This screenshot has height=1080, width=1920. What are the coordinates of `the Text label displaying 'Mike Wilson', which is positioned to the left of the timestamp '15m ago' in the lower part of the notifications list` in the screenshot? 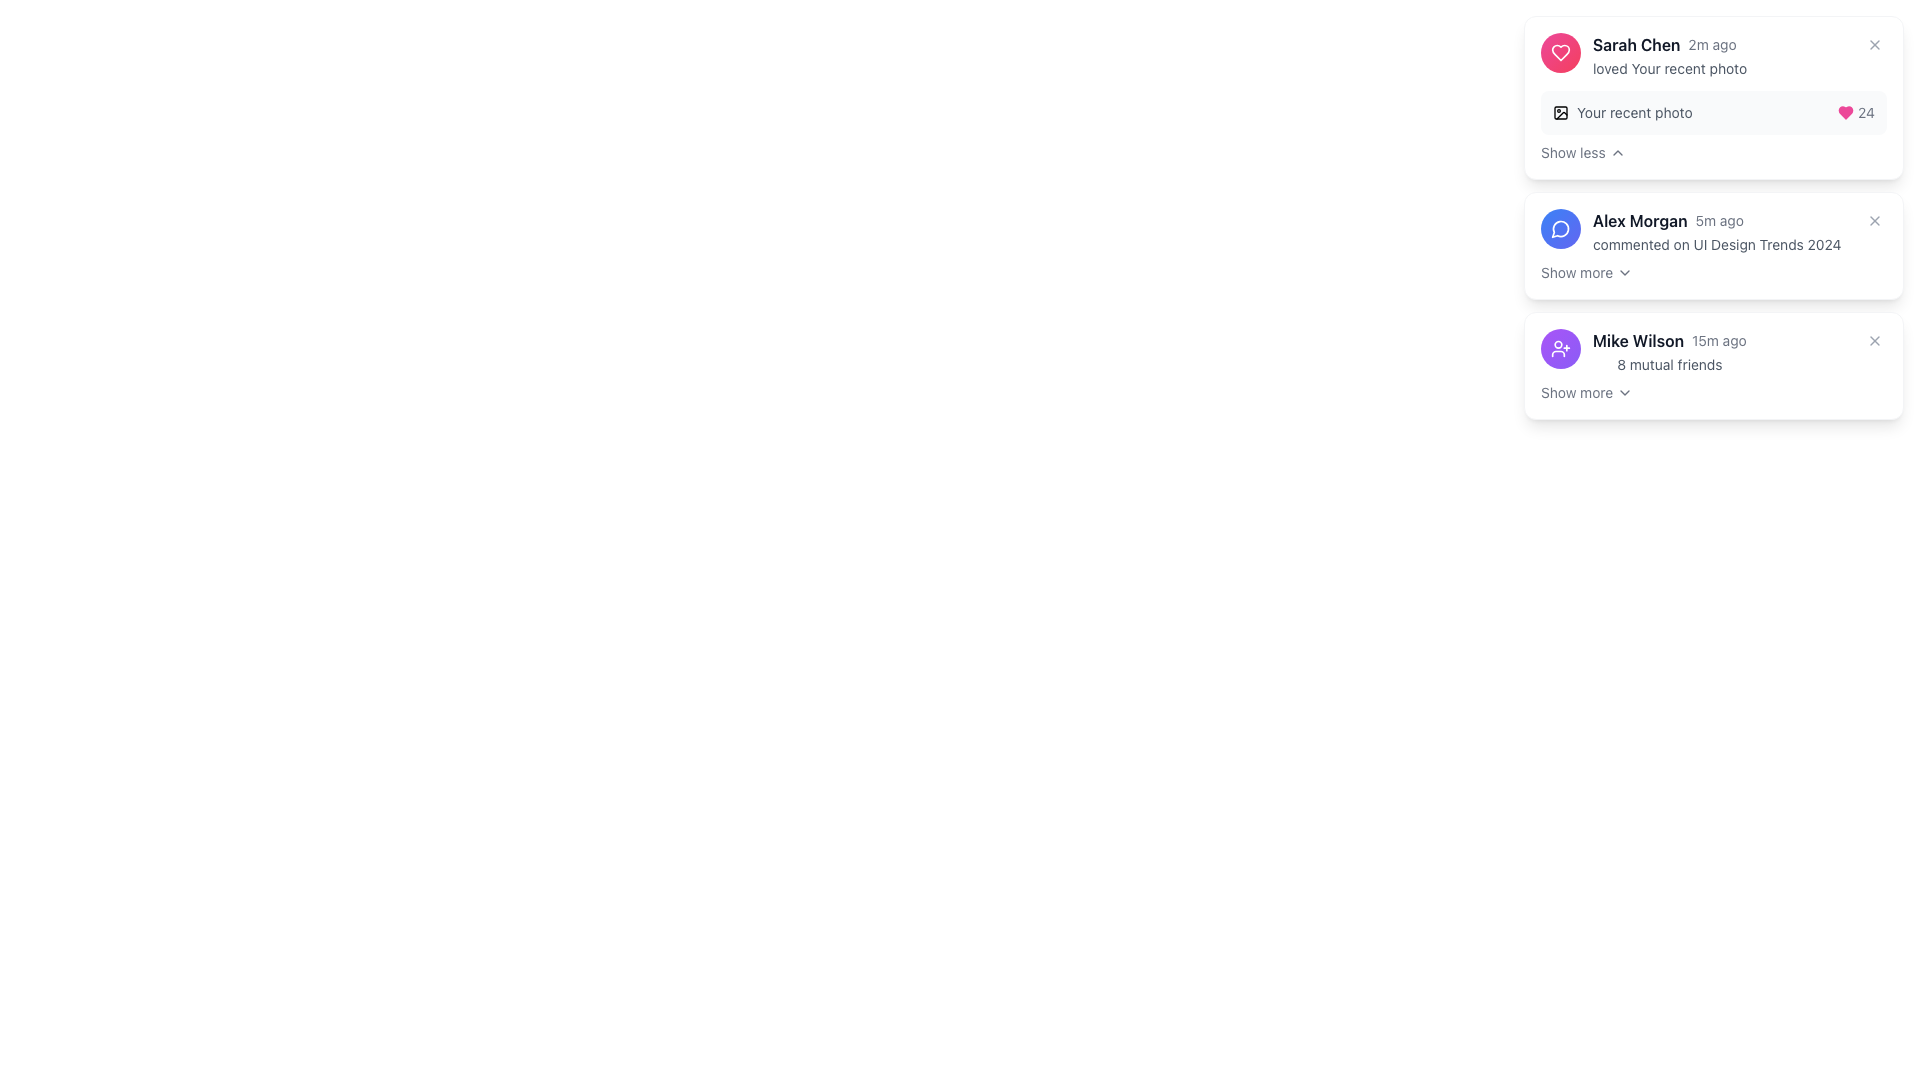 It's located at (1638, 339).